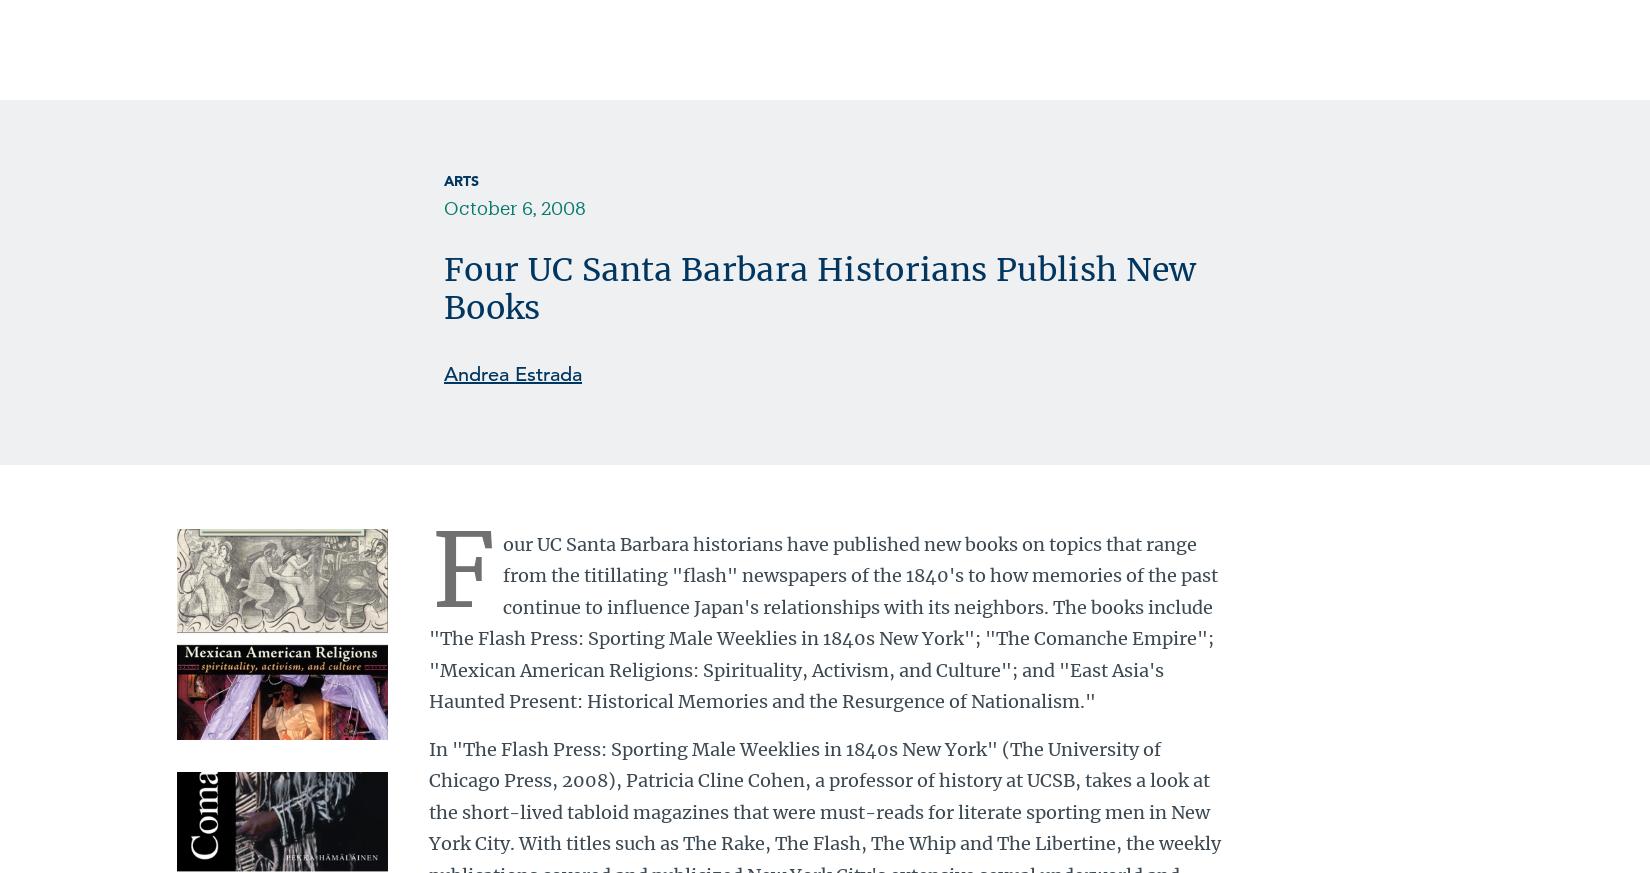  I want to click on 'Download Printable PDF', so click(220, 826).